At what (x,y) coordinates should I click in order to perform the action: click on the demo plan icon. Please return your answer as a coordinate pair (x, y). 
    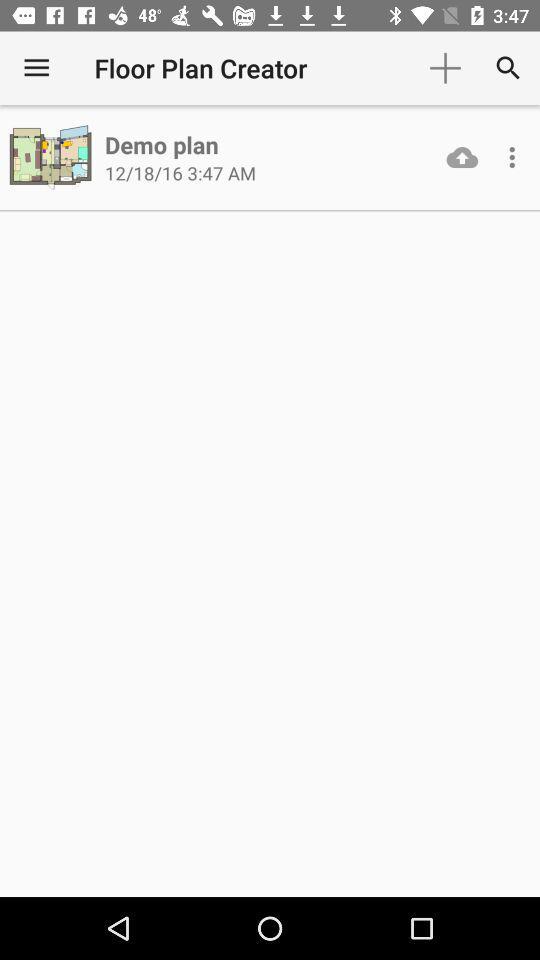
    Looking at the image, I should click on (160, 143).